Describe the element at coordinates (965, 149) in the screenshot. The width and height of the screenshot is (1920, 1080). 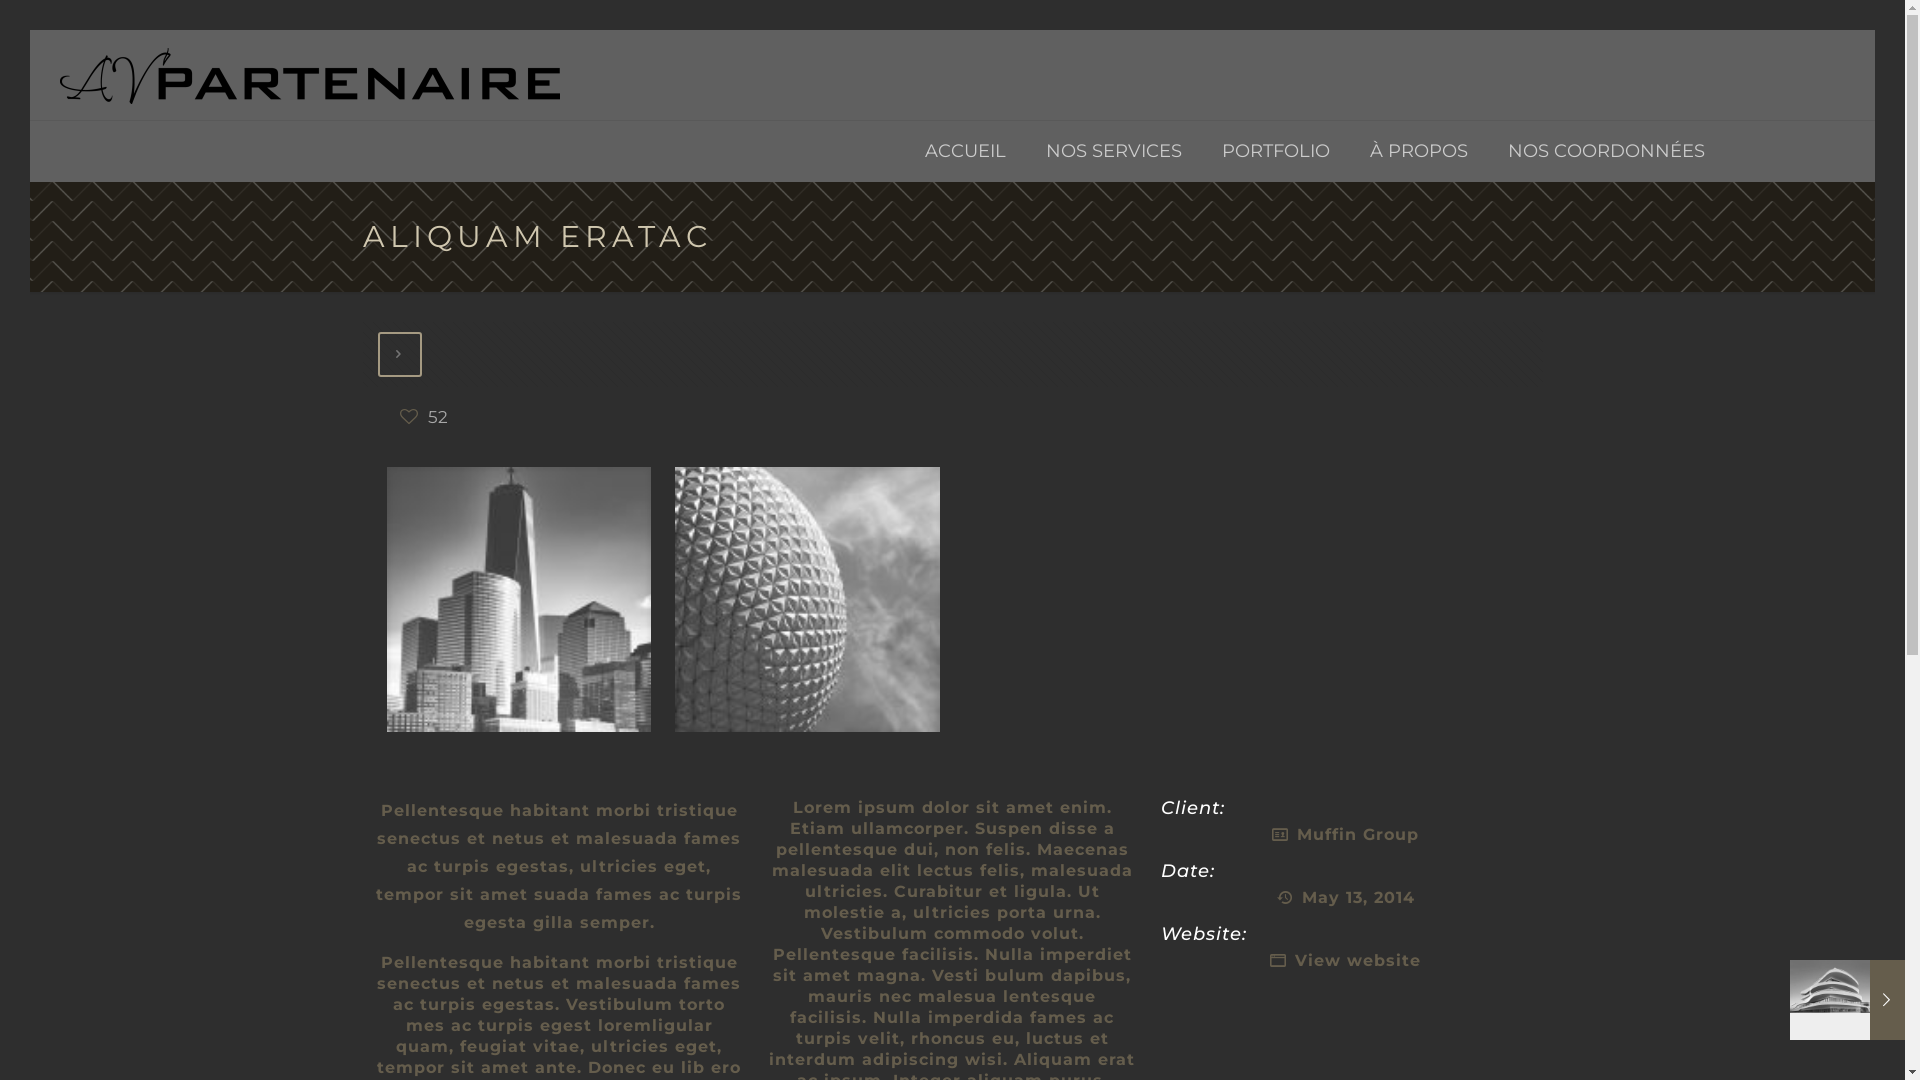
I see `'ACCUEIL'` at that location.